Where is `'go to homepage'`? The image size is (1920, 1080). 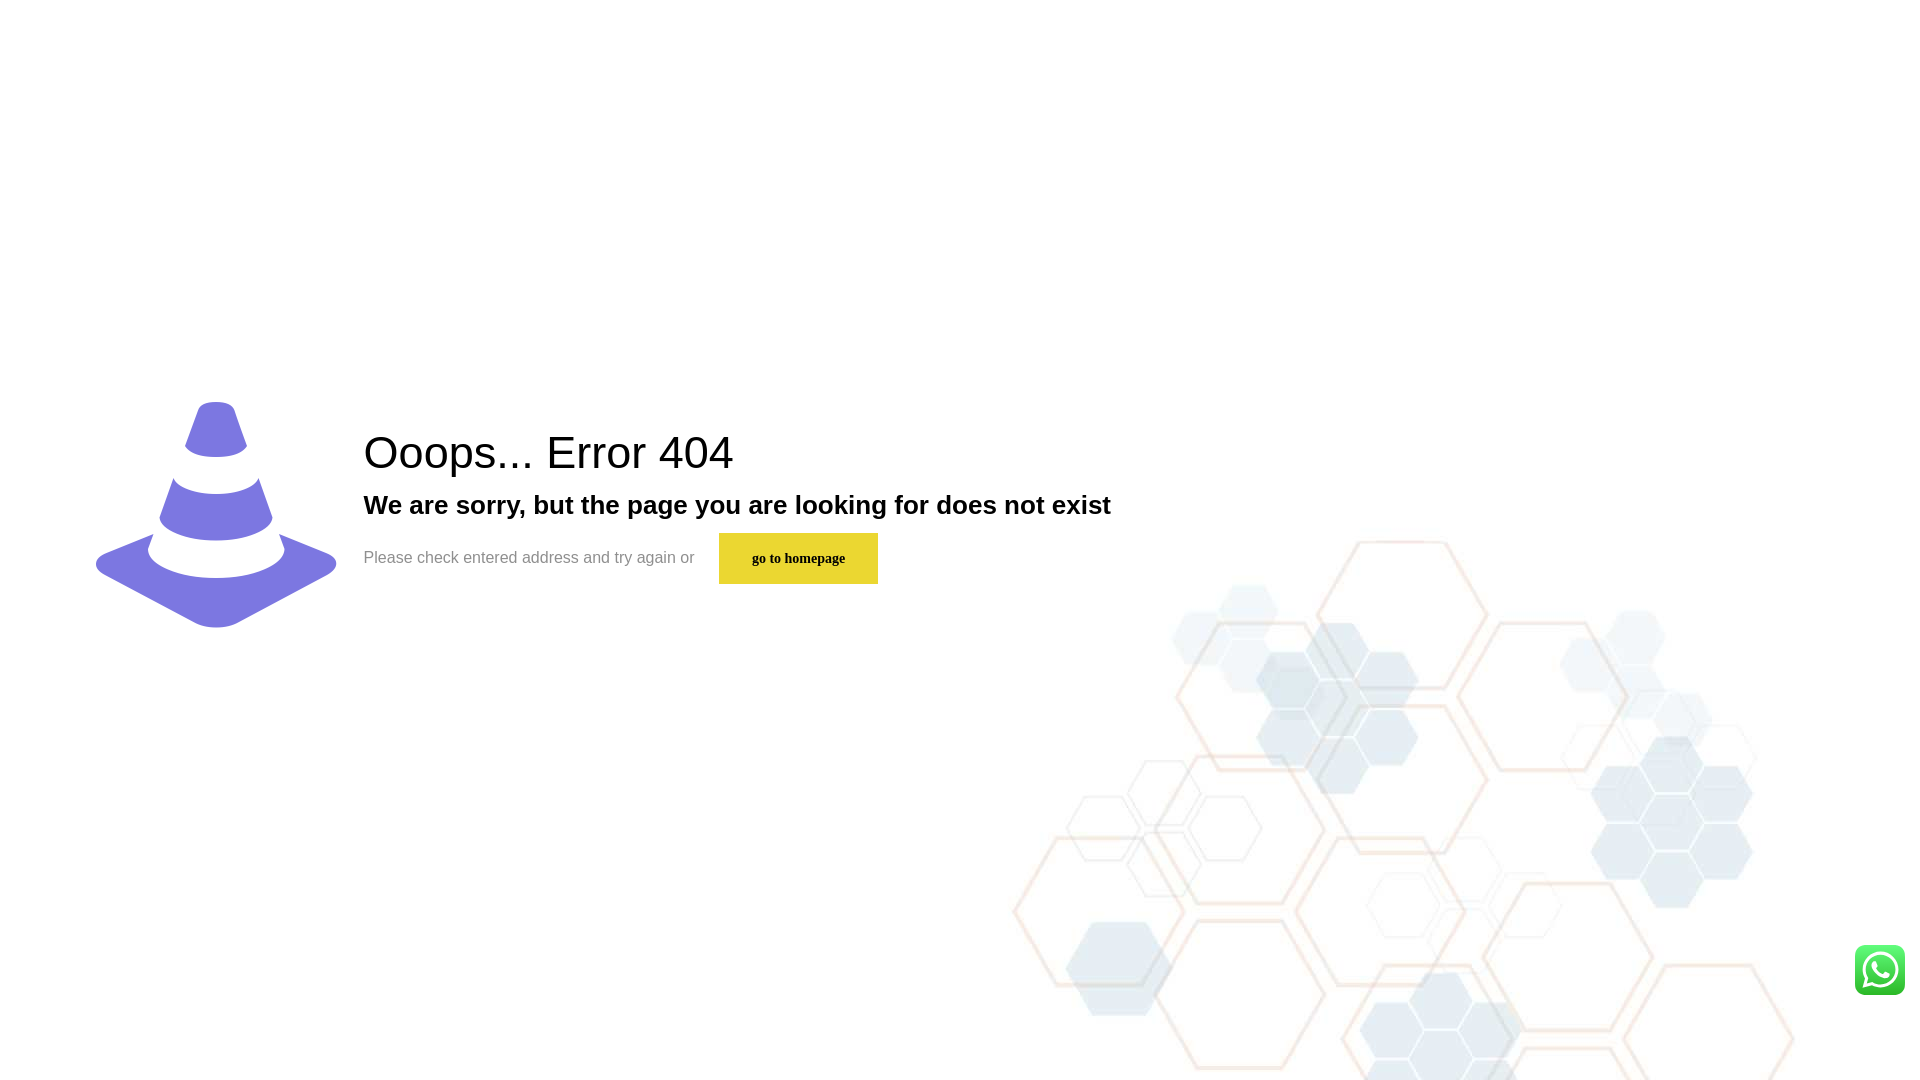
'go to homepage' is located at coordinates (797, 558).